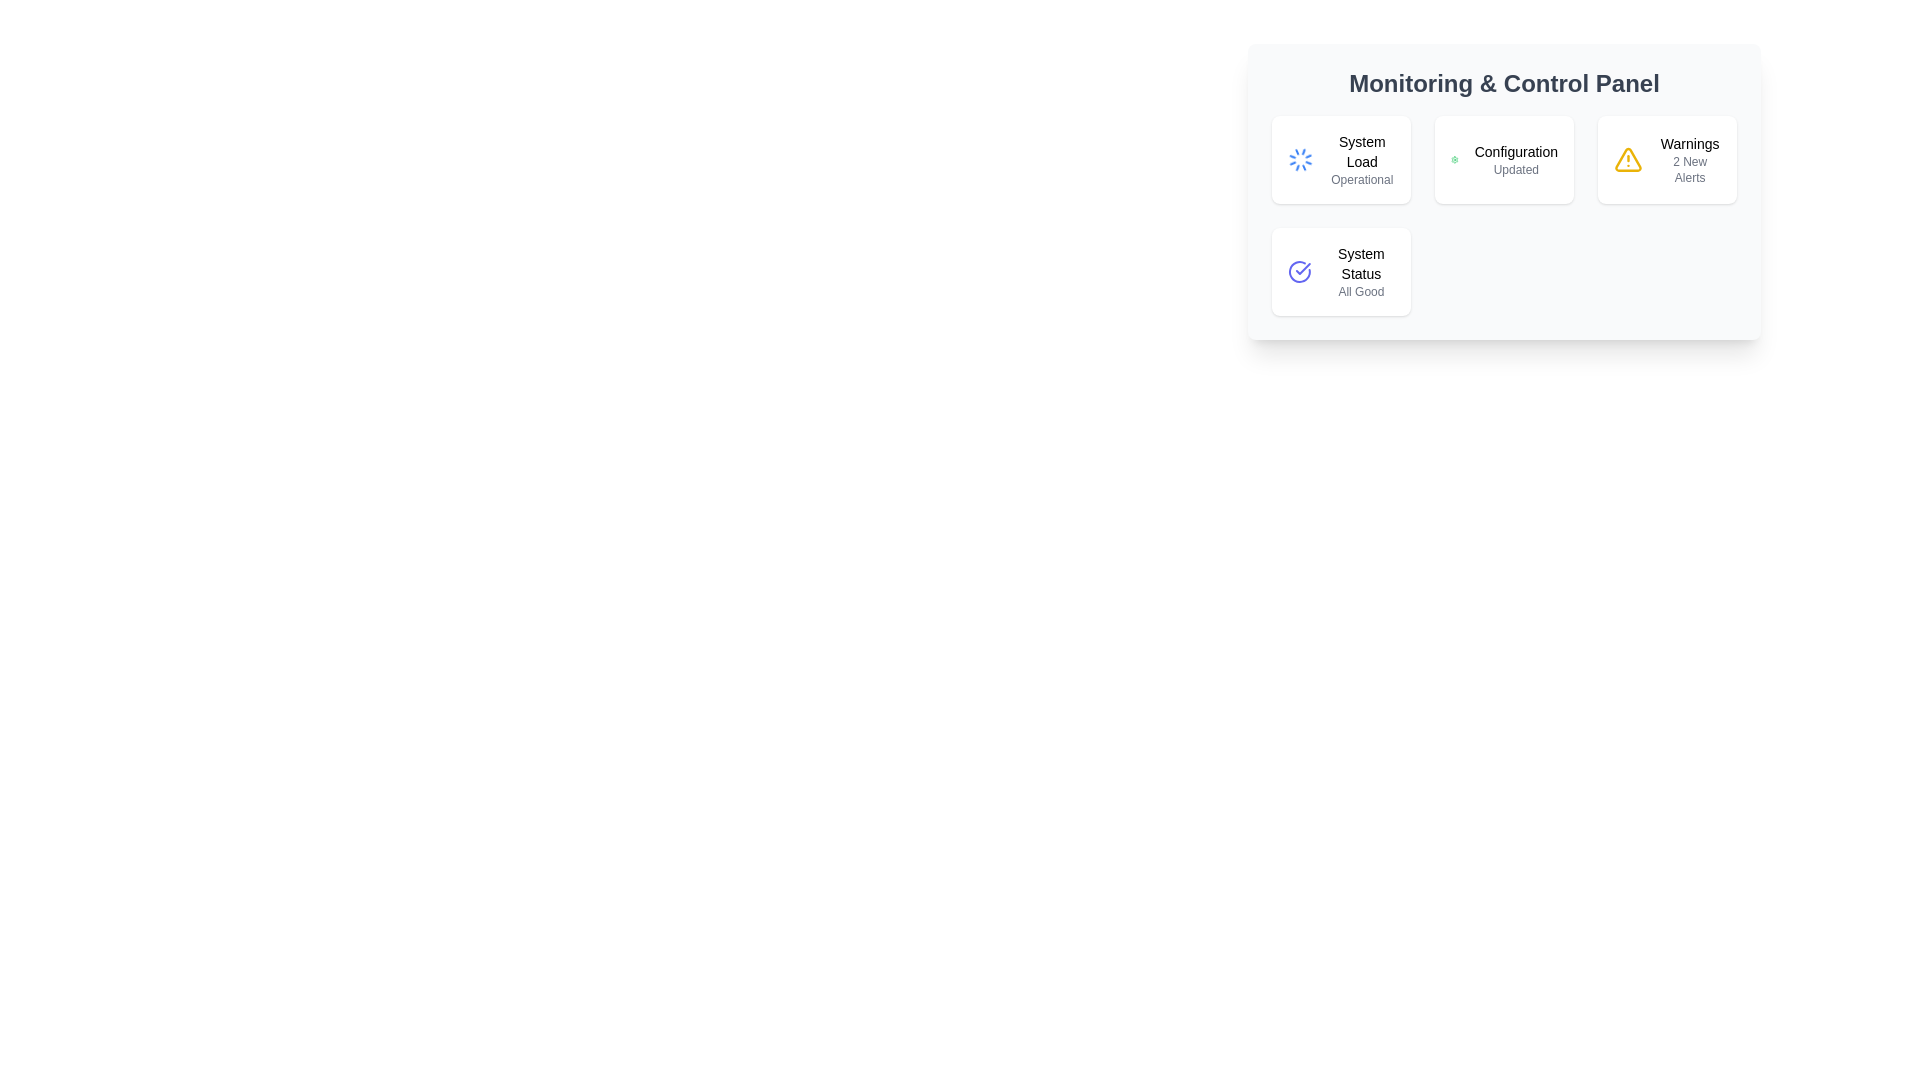 The image size is (1920, 1080). Describe the element at coordinates (1516, 158) in the screenshot. I see `text label that displays 'Configuration' in bold and 'Updated' in a lighter font, located within a rounded white box in the Monitoring & Control Panel section` at that location.